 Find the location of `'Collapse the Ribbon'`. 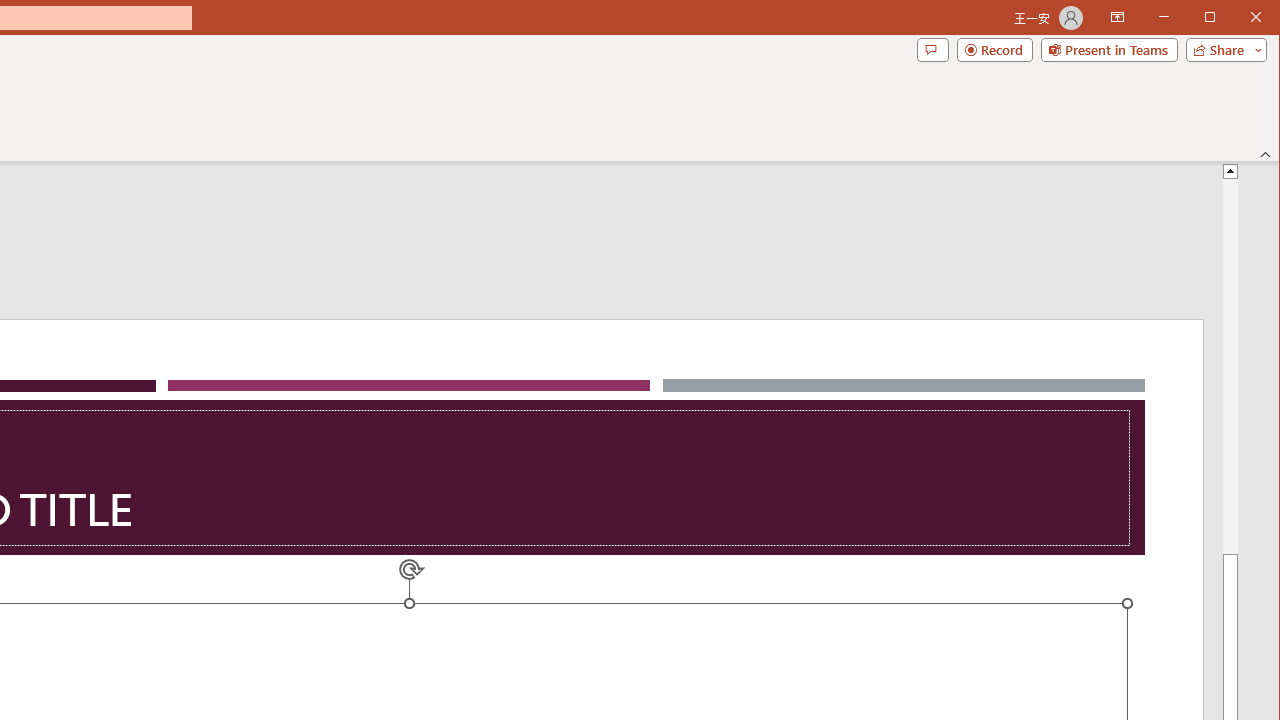

'Collapse the Ribbon' is located at coordinates (1265, 153).